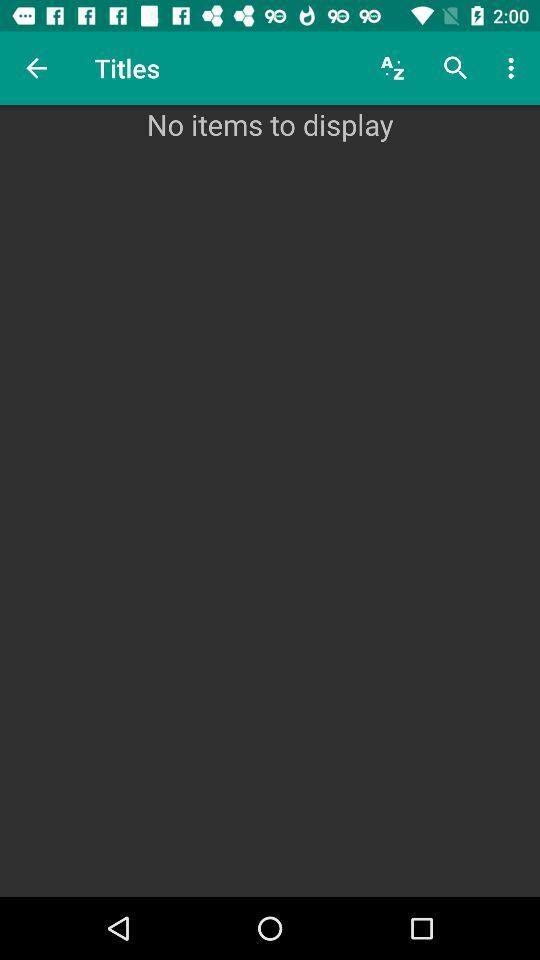 Image resolution: width=540 pixels, height=960 pixels. Describe the element at coordinates (36, 68) in the screenshot. I see `the icon to the left of titles item` at that location.